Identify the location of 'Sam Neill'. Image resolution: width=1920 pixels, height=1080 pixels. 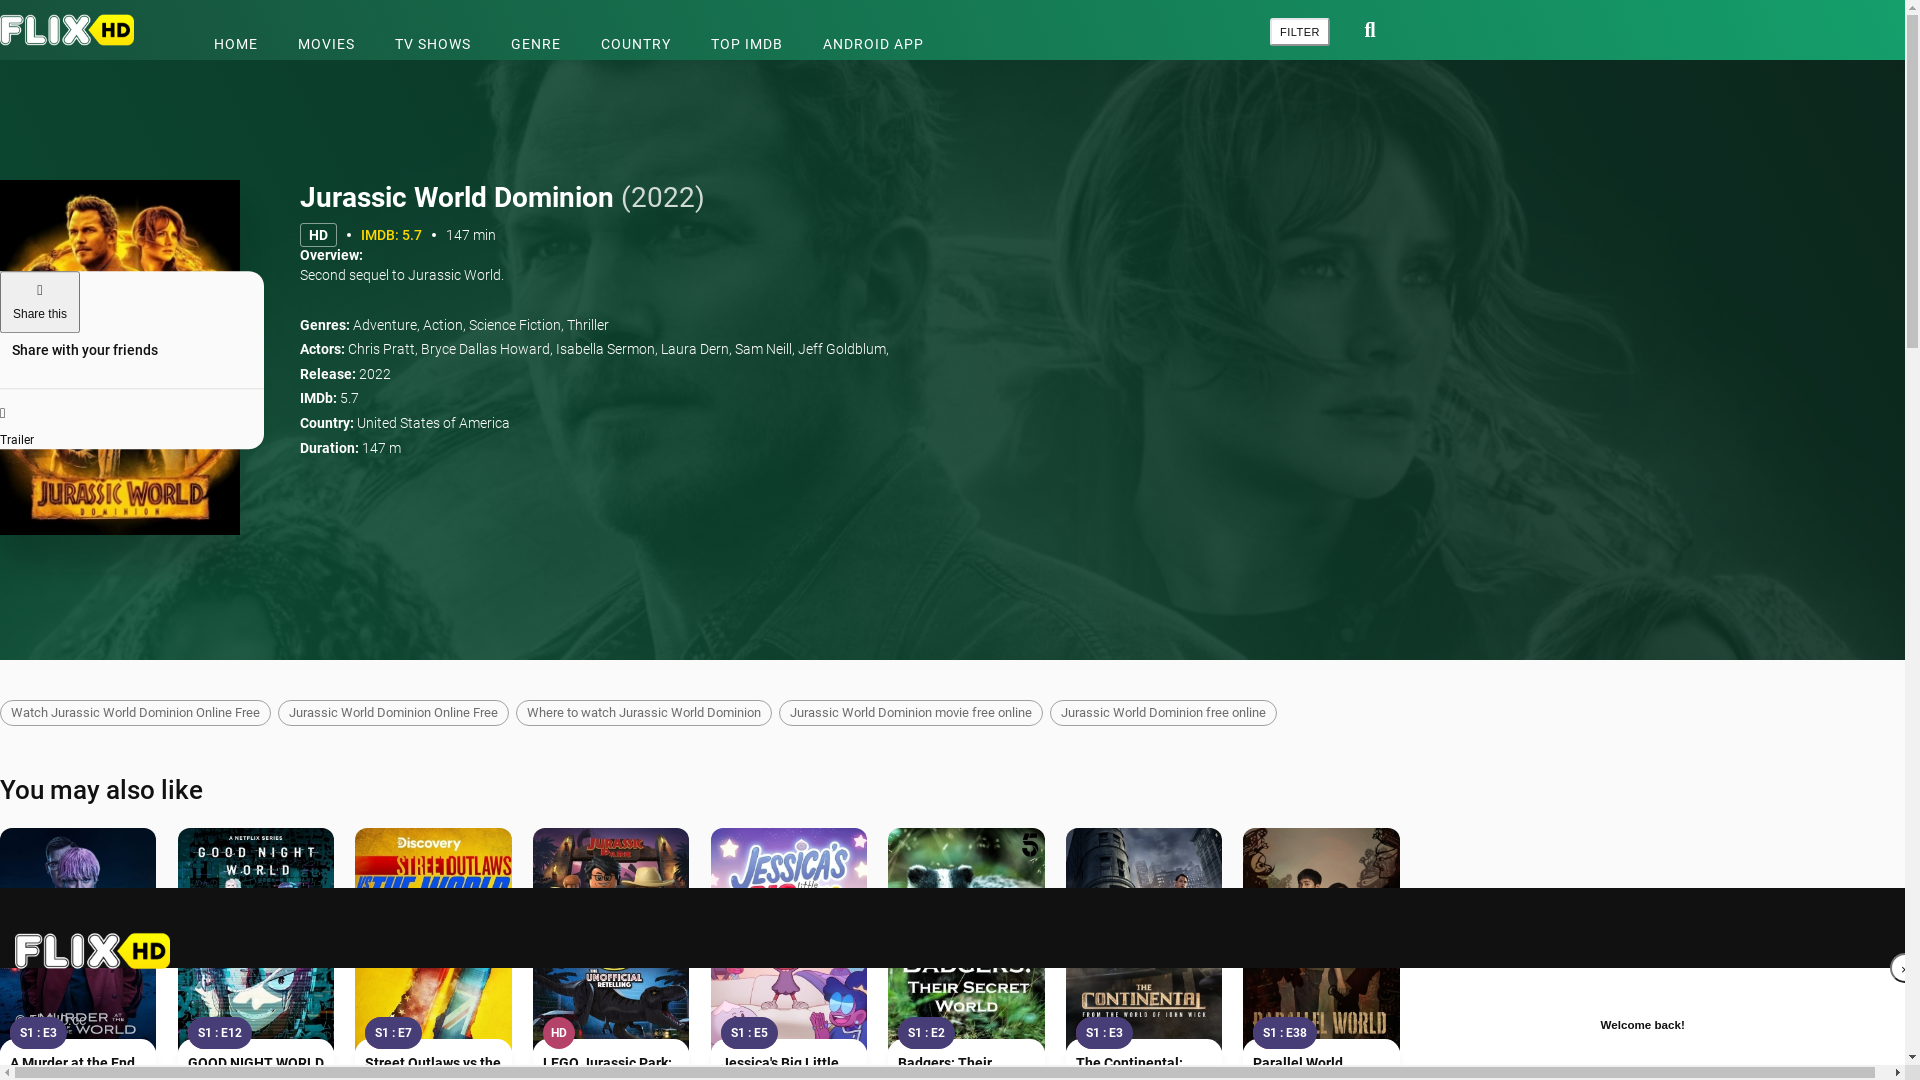
(762, 347).